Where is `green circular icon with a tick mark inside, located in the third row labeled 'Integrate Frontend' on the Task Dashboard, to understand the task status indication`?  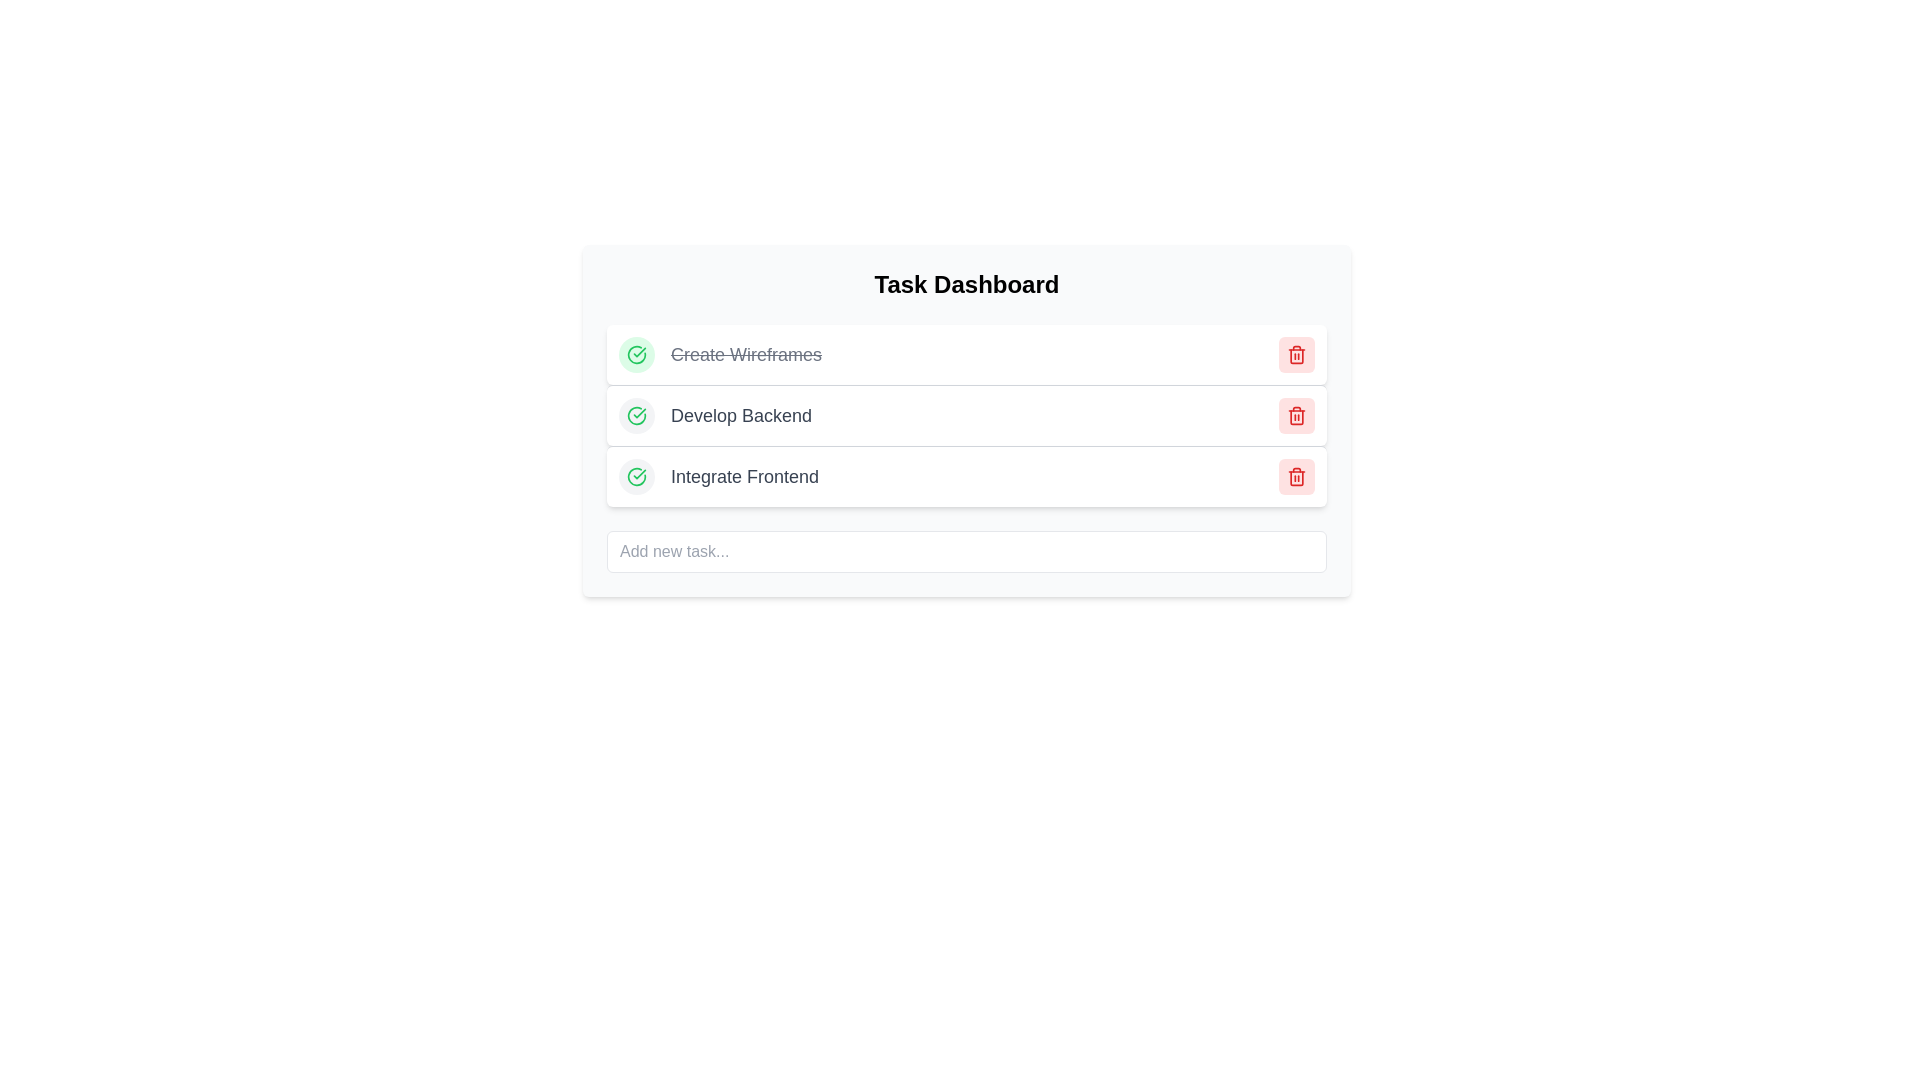
green circular icon with a tick mark inside, located in the third row labeled 'Integrate Frontend' on the Task Dashboard, to understand the task status indication is located at coordinates (636, 477).